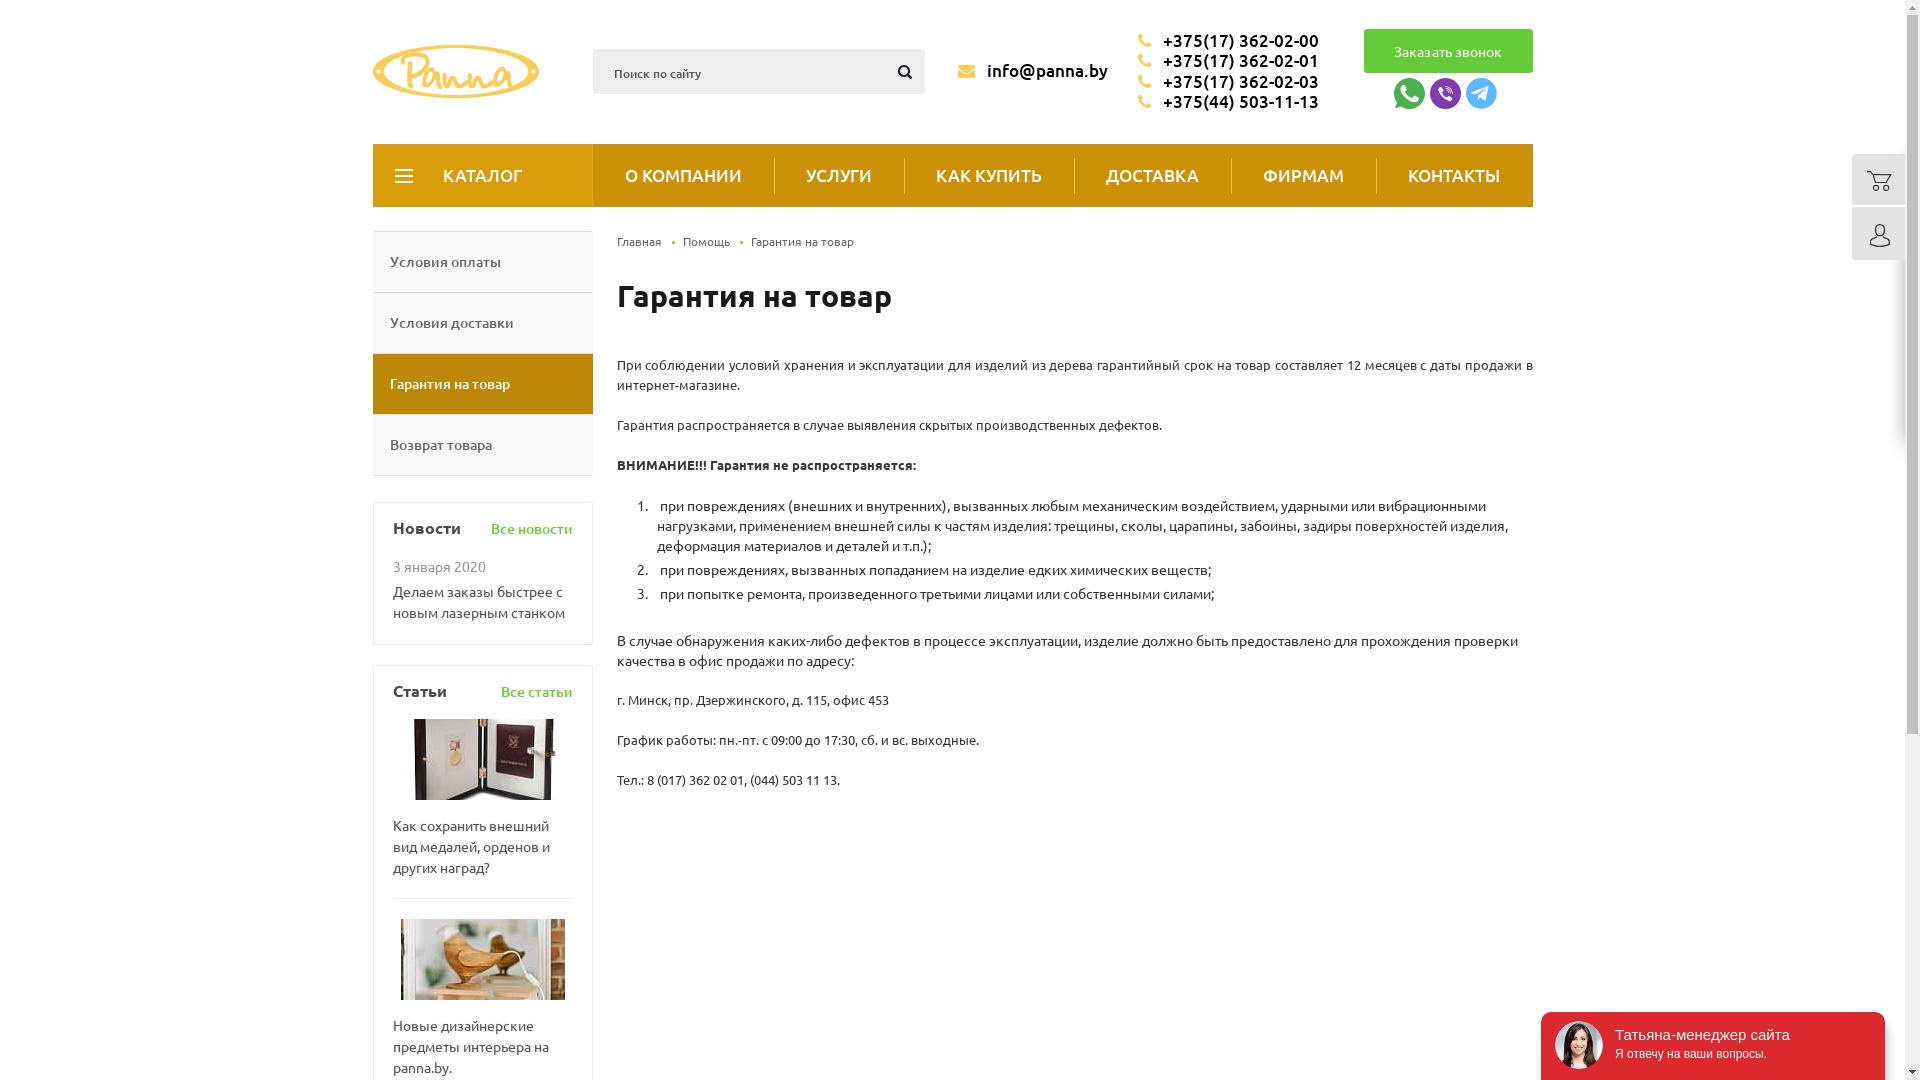 The width and height of the screenshot is (1920, 1080). What do you see at coordinates (1032, 69) in the screenshot?
I see `'info@panna.by'` at bounding box center [1032, 69].